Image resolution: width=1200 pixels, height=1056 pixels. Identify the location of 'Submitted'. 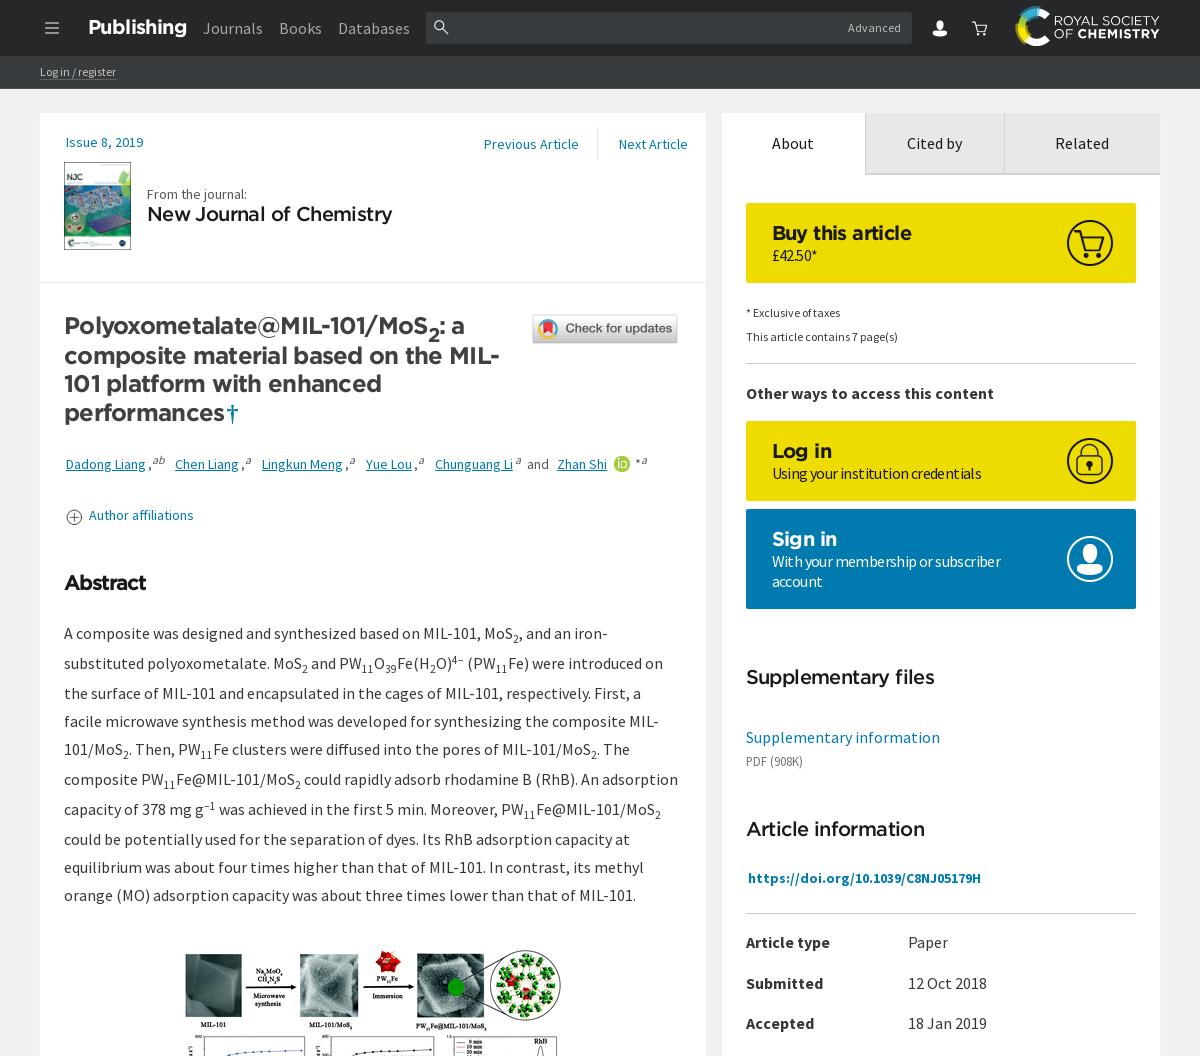
(782, 983).